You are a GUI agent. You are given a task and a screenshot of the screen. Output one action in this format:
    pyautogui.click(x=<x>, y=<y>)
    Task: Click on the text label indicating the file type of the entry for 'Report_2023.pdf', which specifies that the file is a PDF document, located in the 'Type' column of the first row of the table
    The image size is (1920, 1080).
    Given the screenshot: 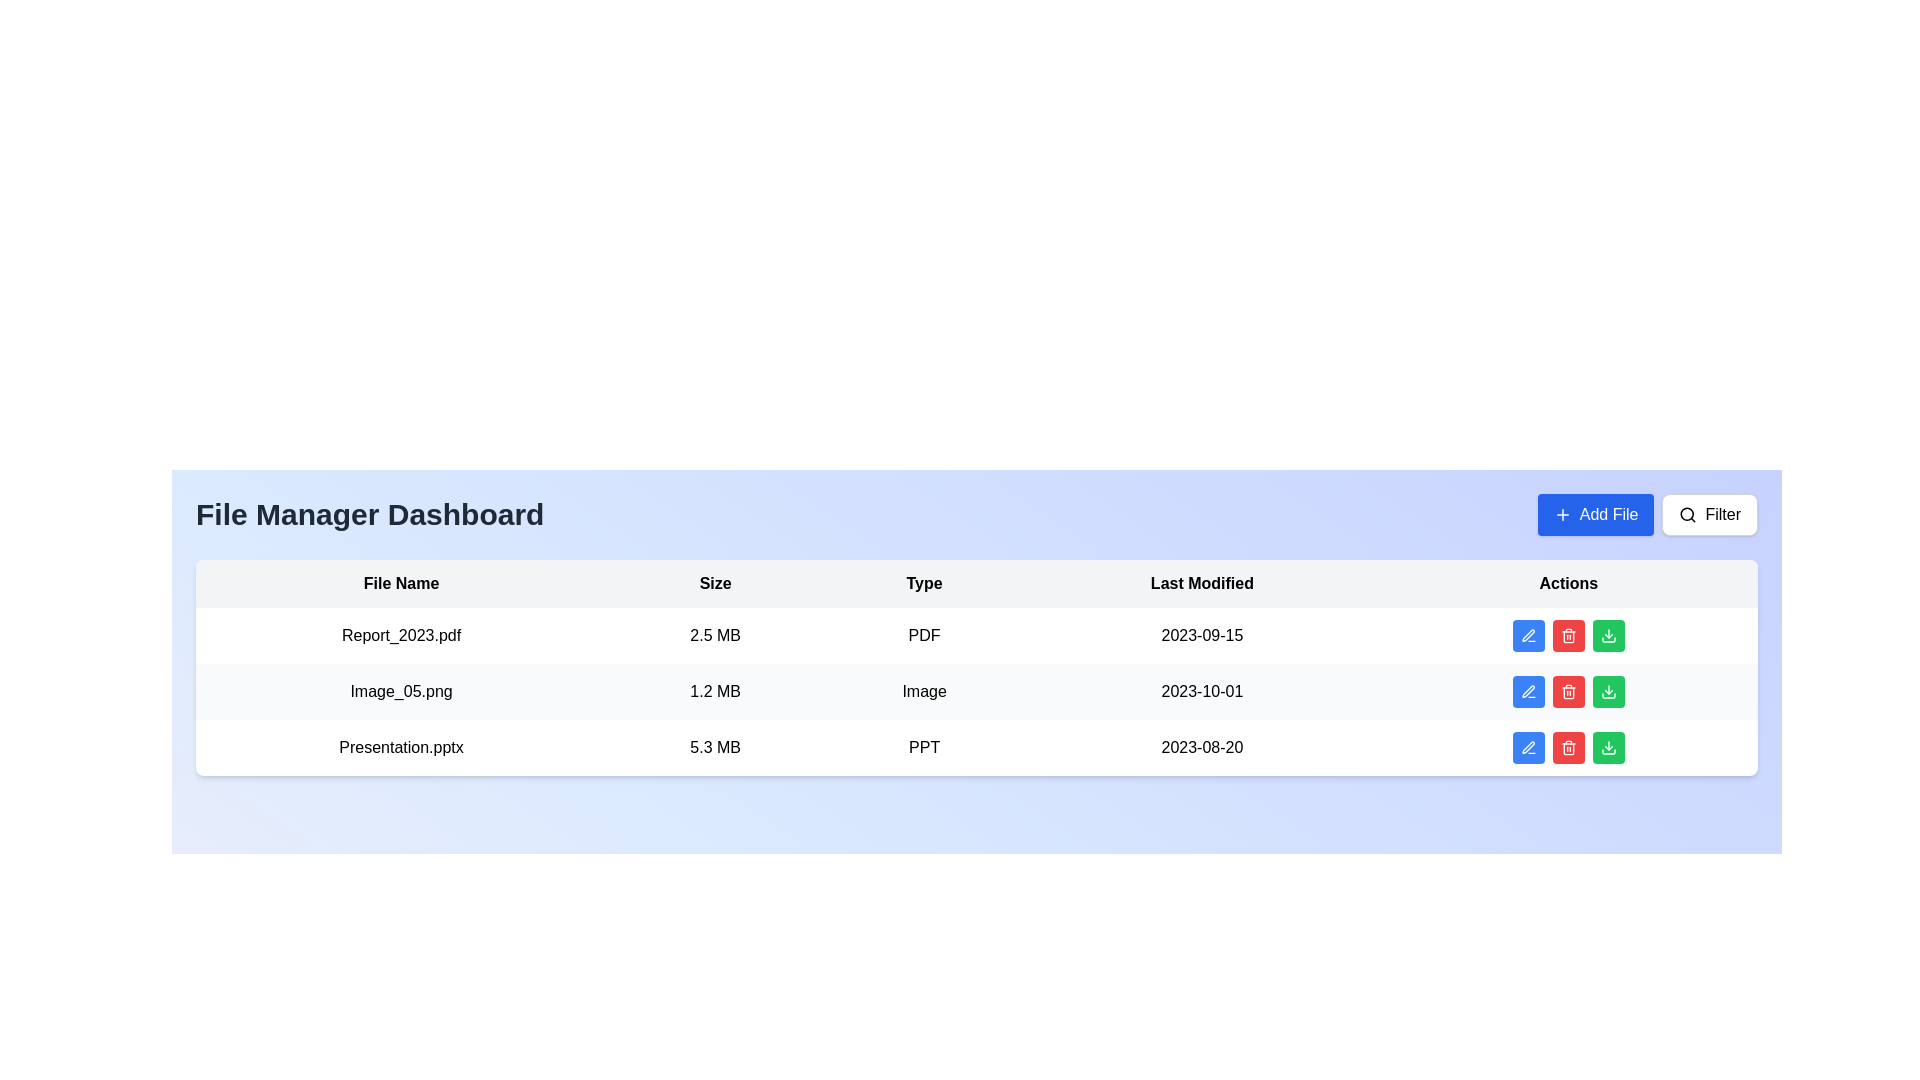 What is the action you would take?
    pyautogui.click(x=923, y=636)
    